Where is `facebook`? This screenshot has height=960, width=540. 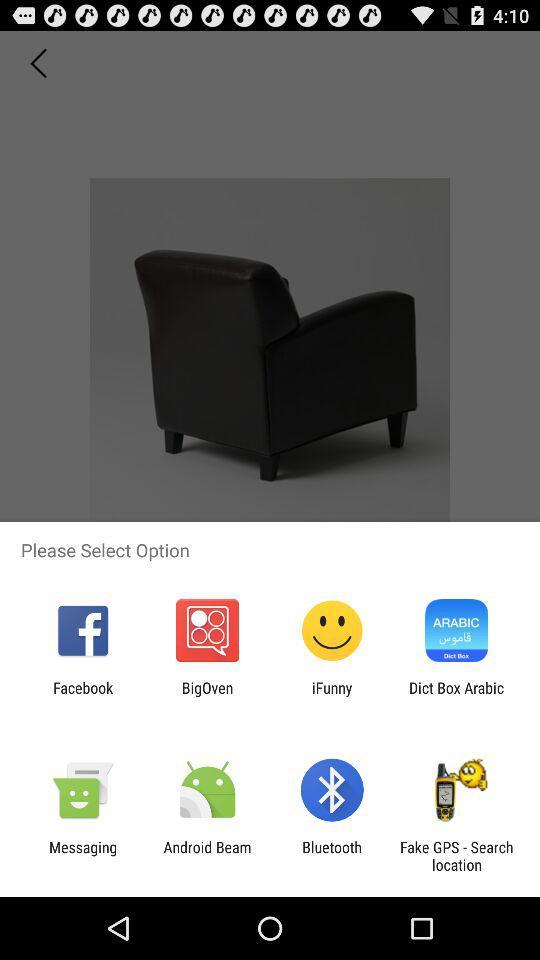
facebook is located at coordinates (82, 696).